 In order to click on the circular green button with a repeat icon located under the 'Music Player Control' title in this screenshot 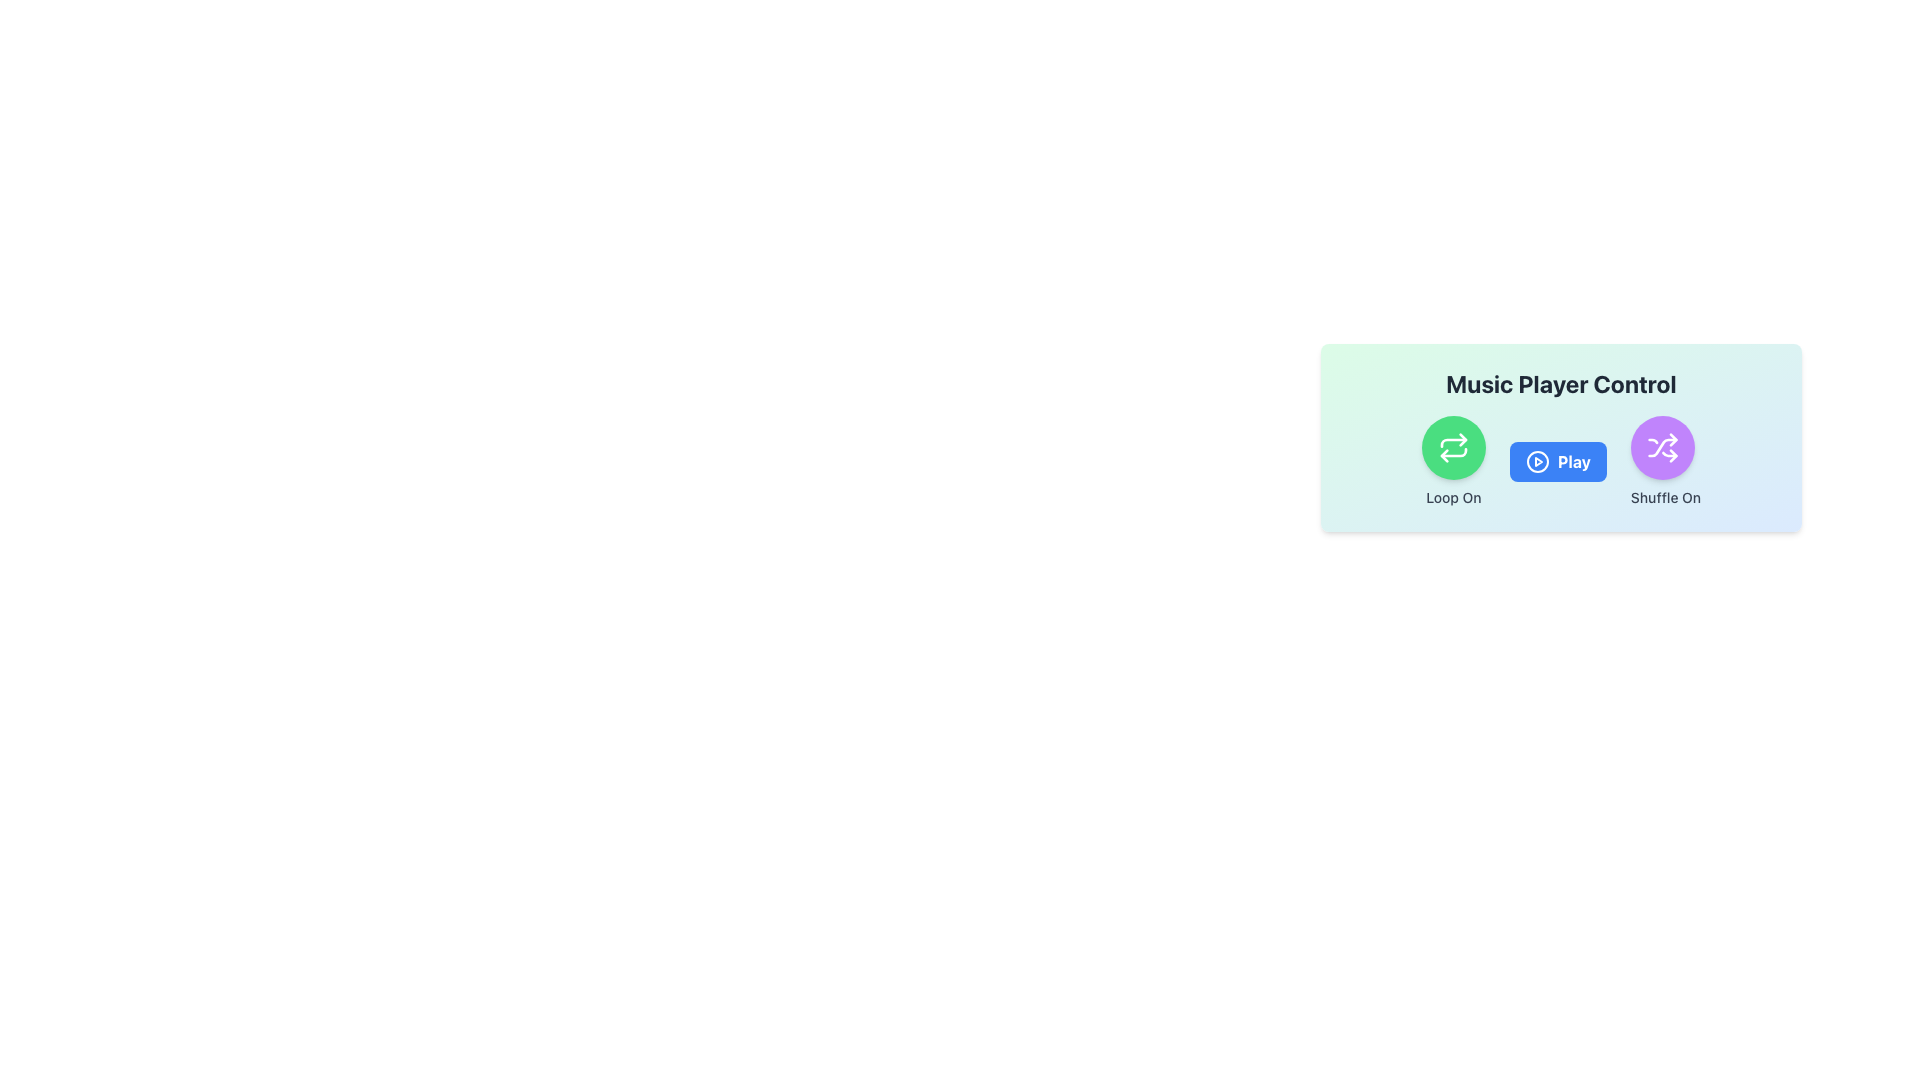, I will do `click(1453, 446)`.